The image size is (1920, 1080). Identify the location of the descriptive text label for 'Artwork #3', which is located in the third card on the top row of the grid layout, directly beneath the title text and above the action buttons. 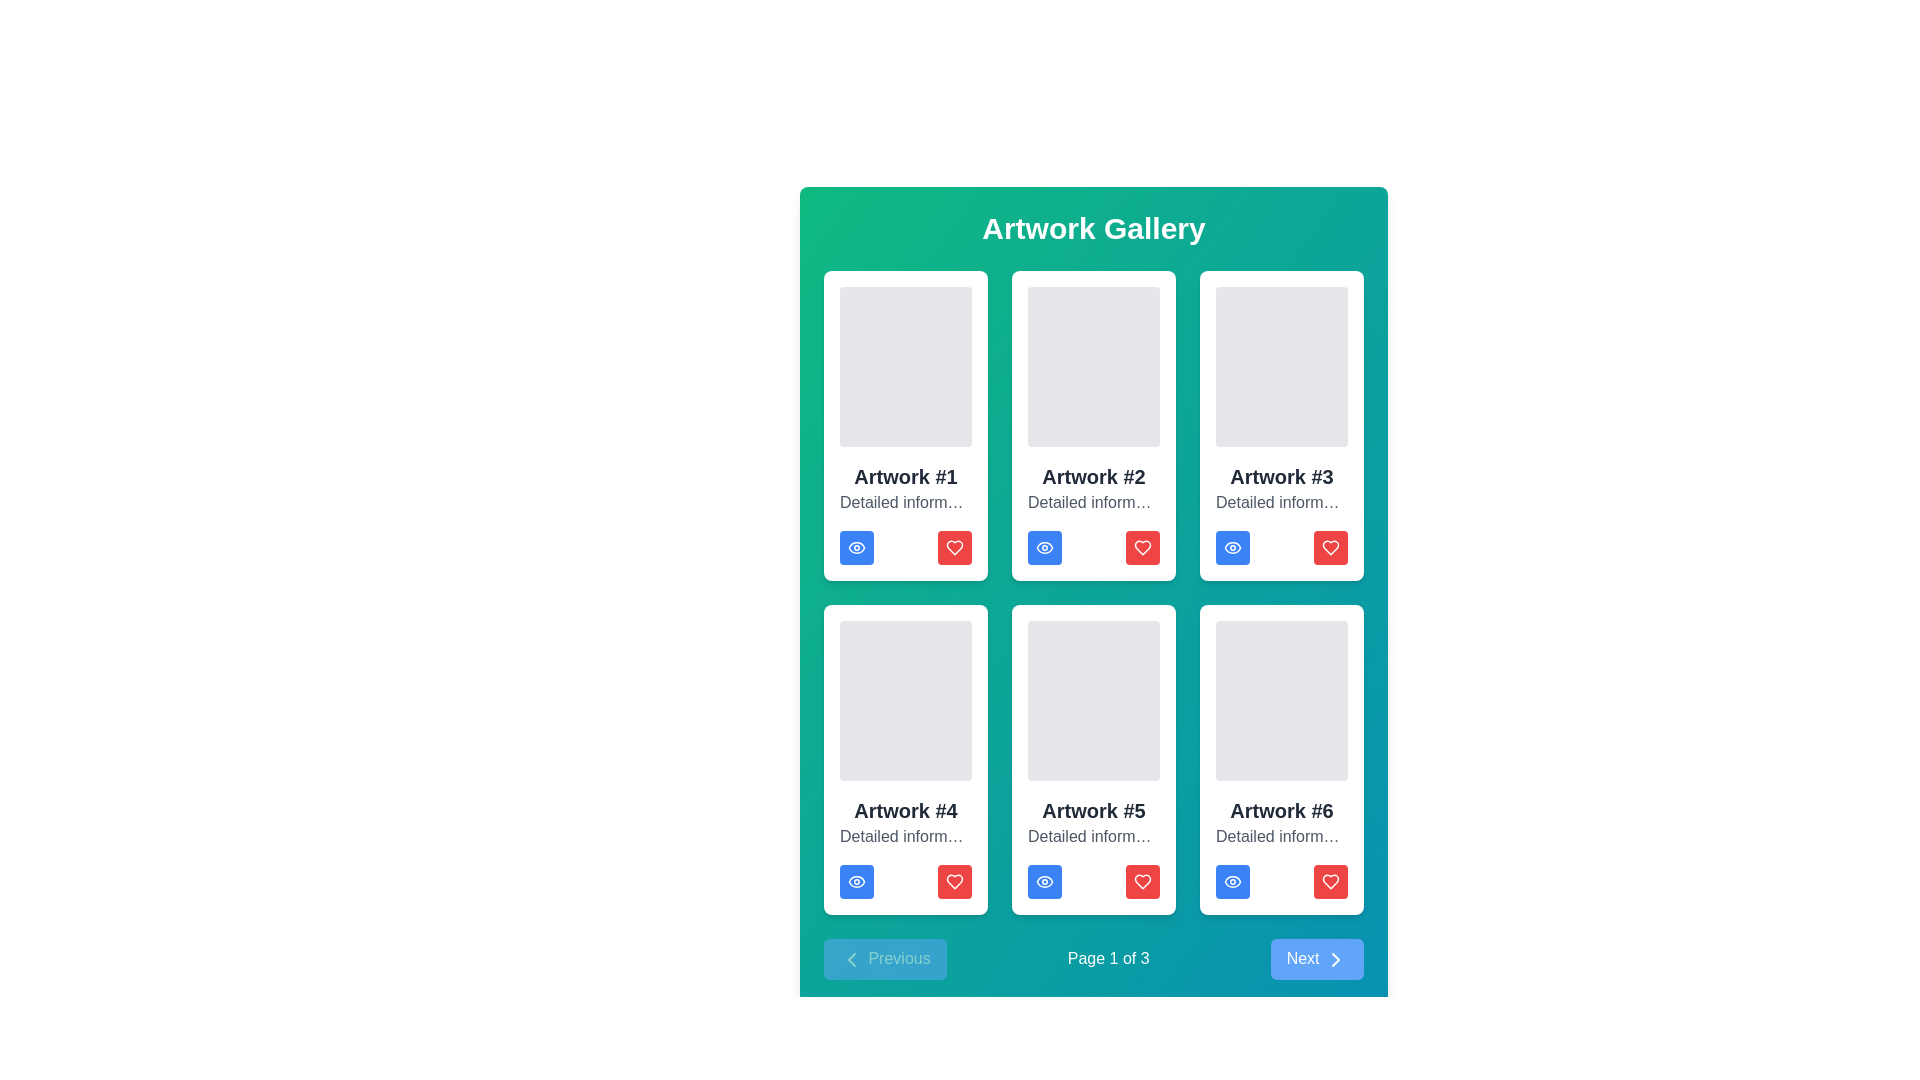
(1281, 501).